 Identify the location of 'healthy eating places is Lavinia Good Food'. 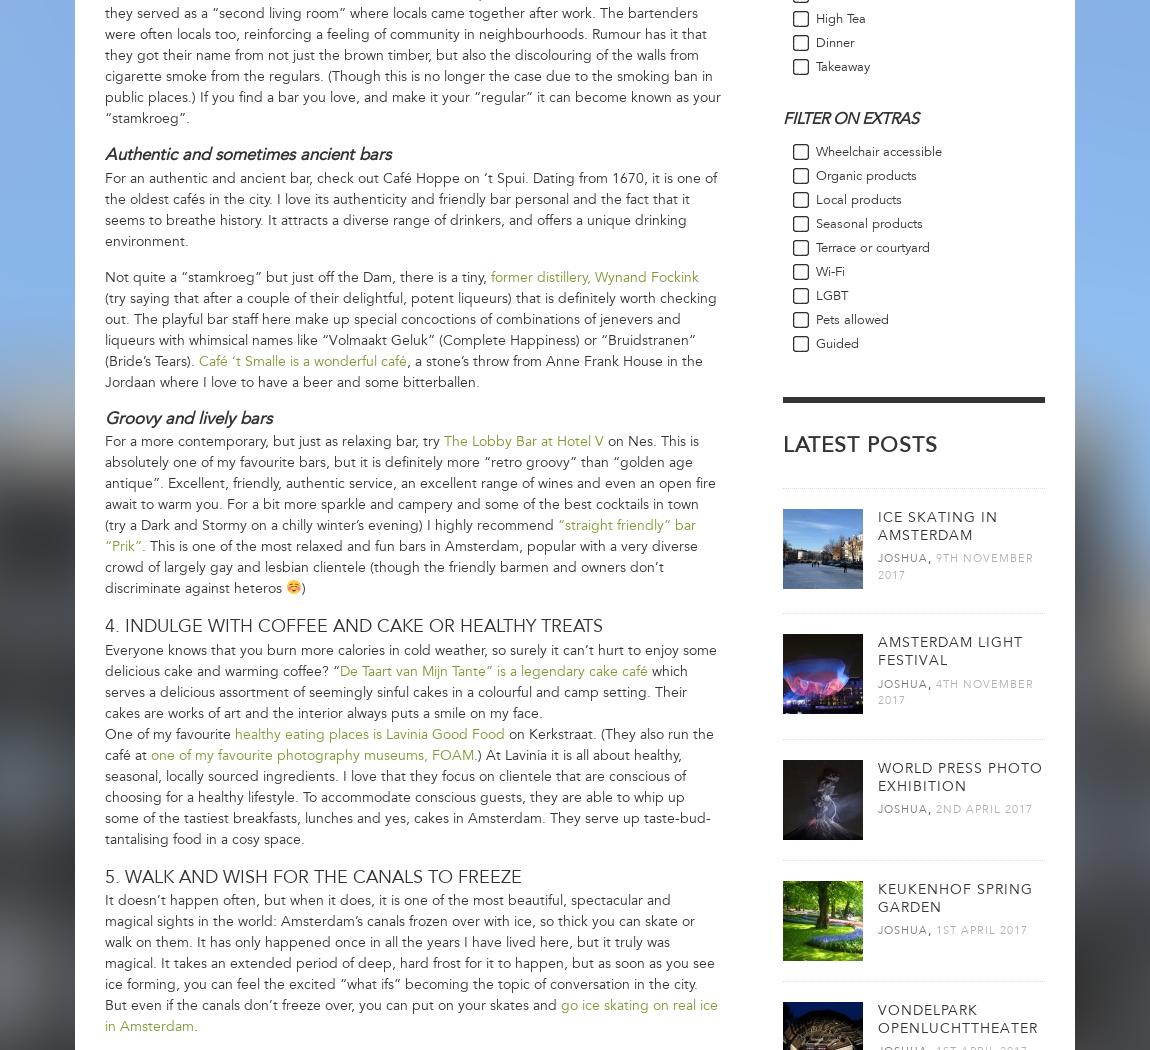
(369, 732).